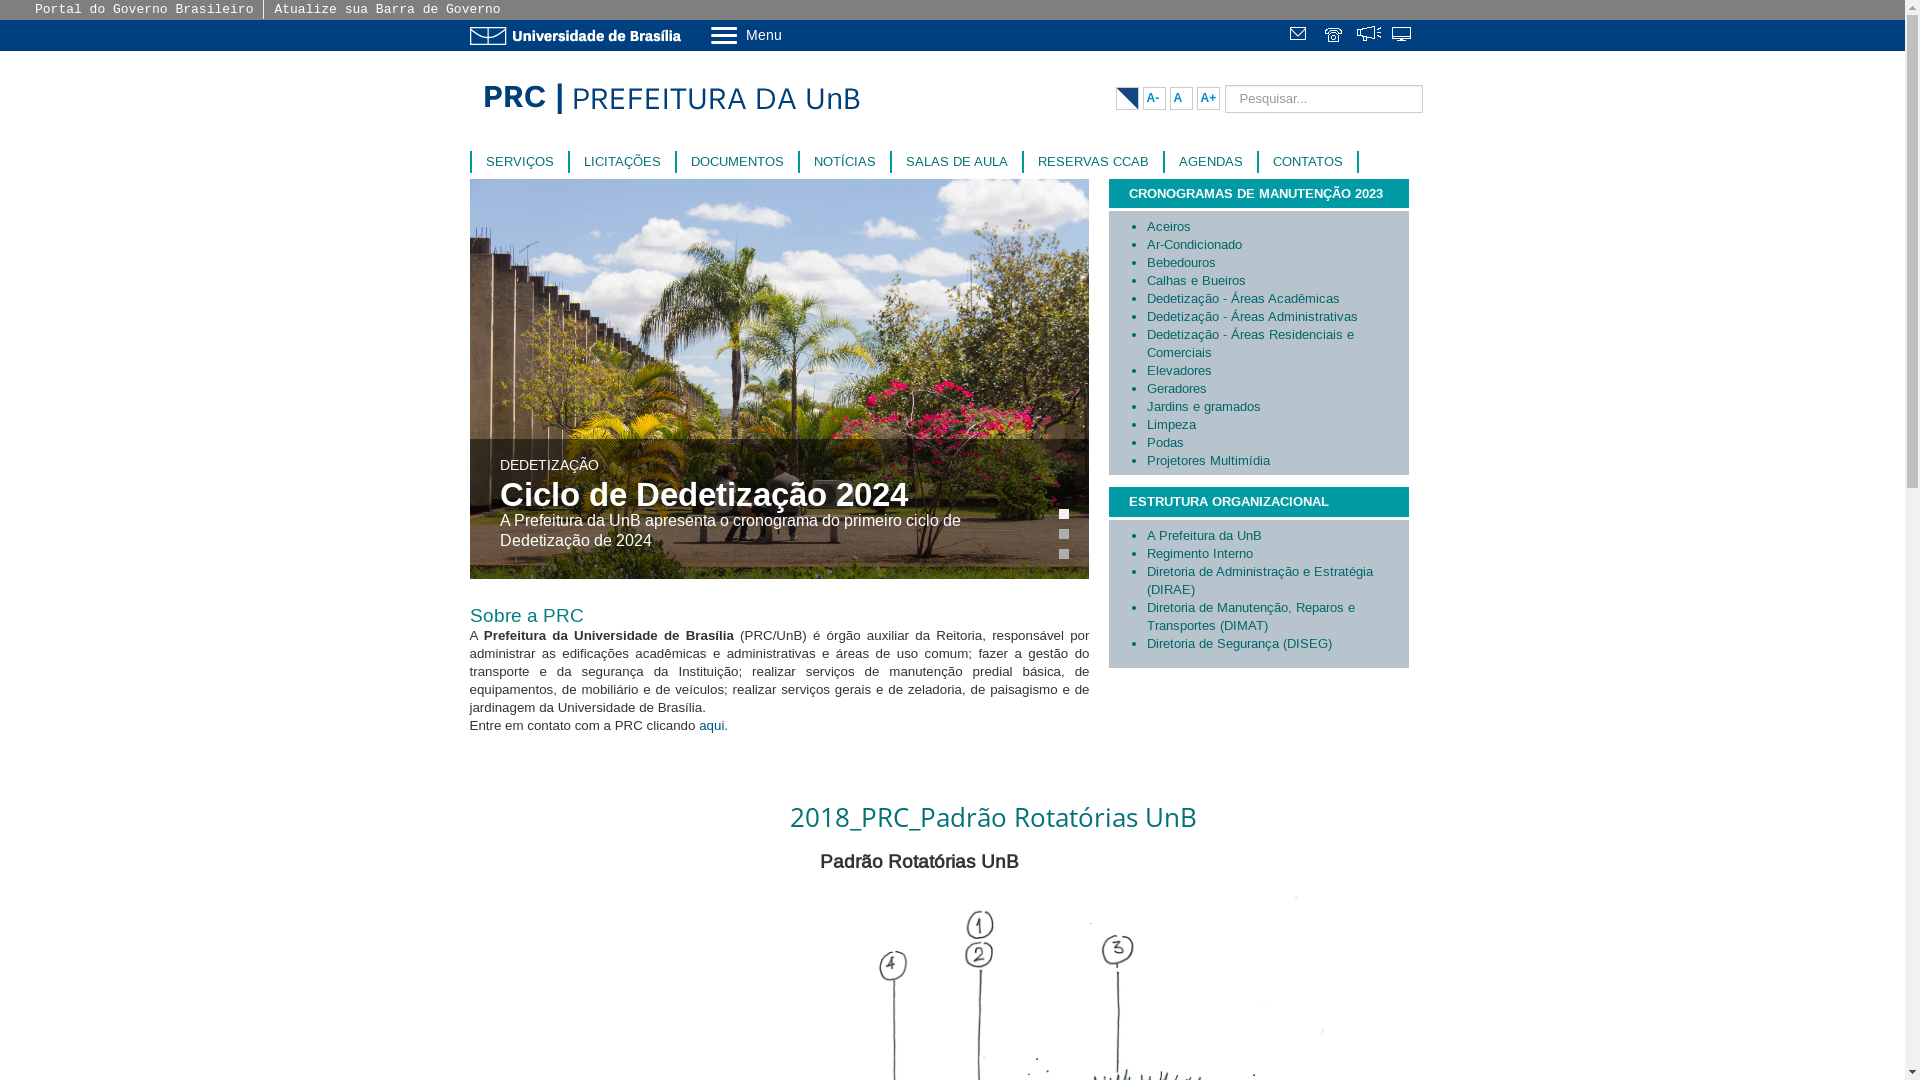  I want to click on 'A Prefeitura da UnB', so click(1147, 535).